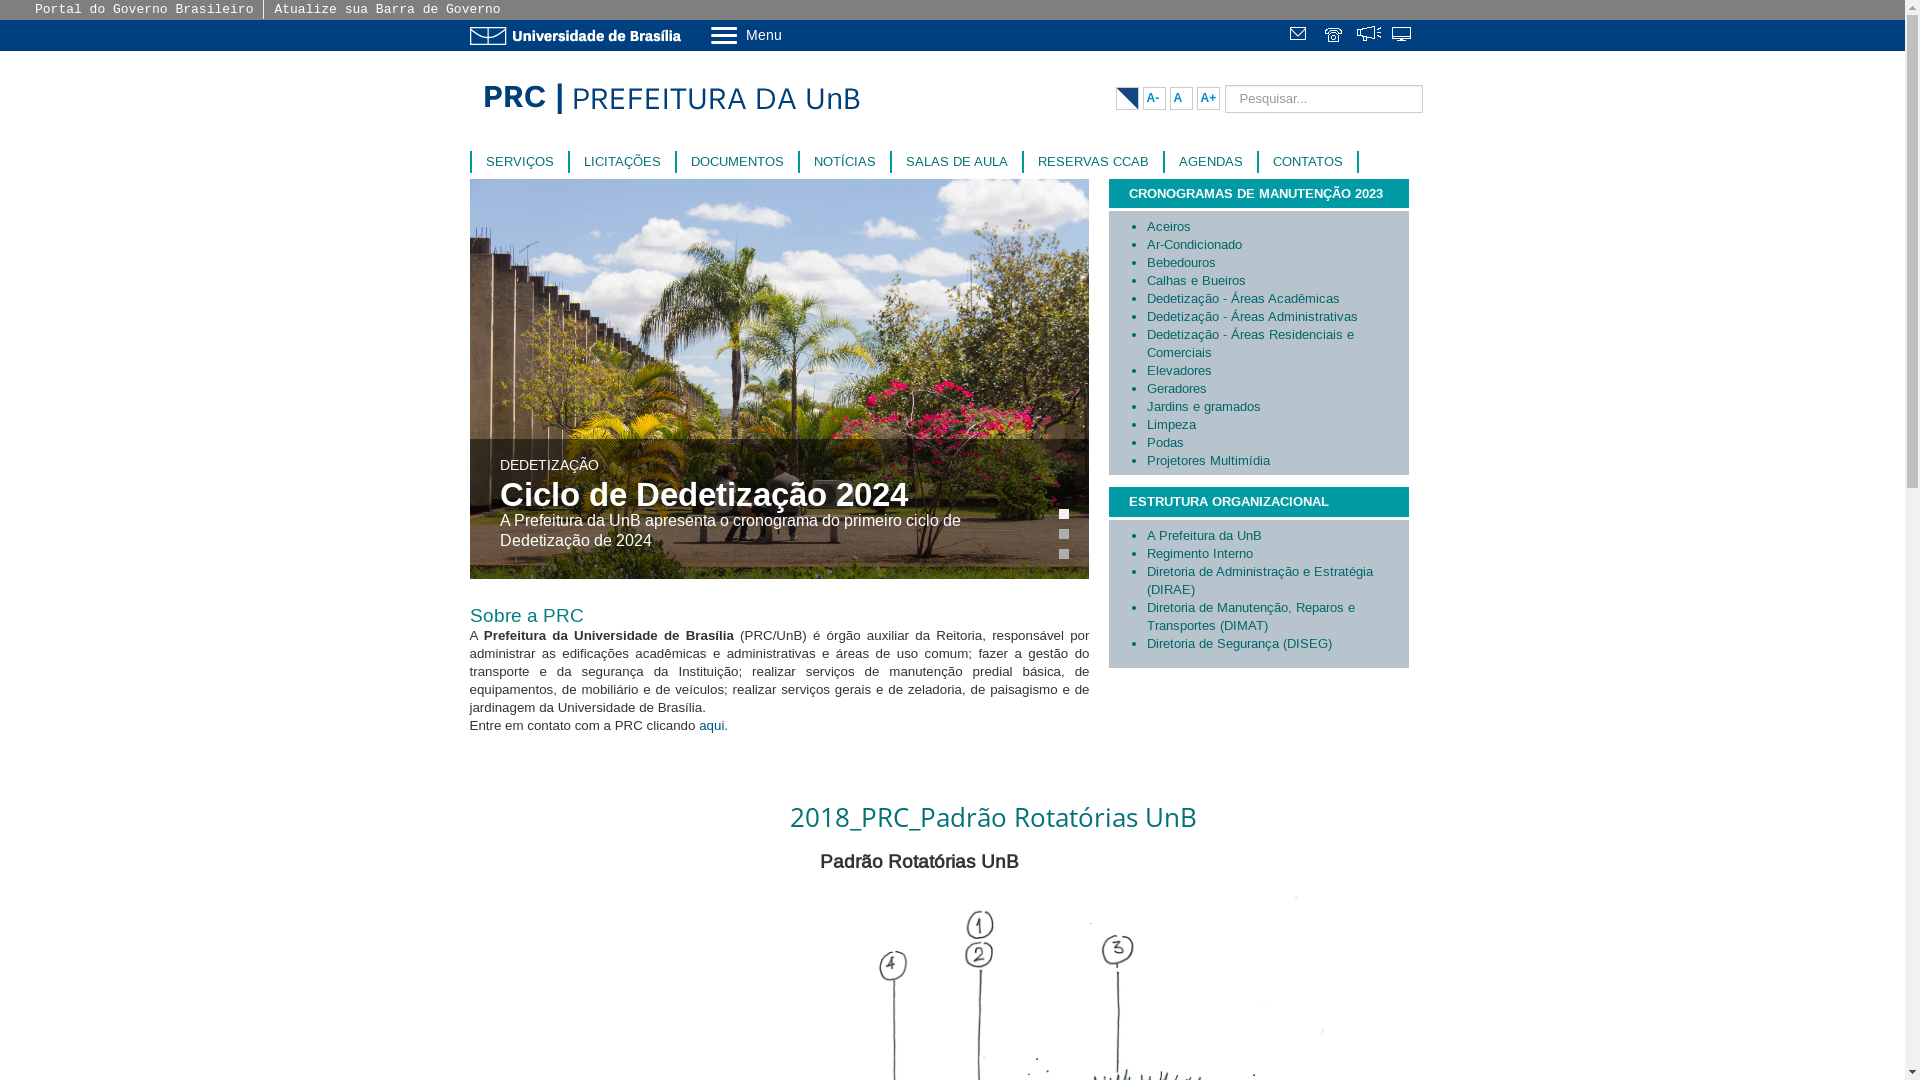  I want to click on 'A Prefeitura da UnB', so click(1147, 535).